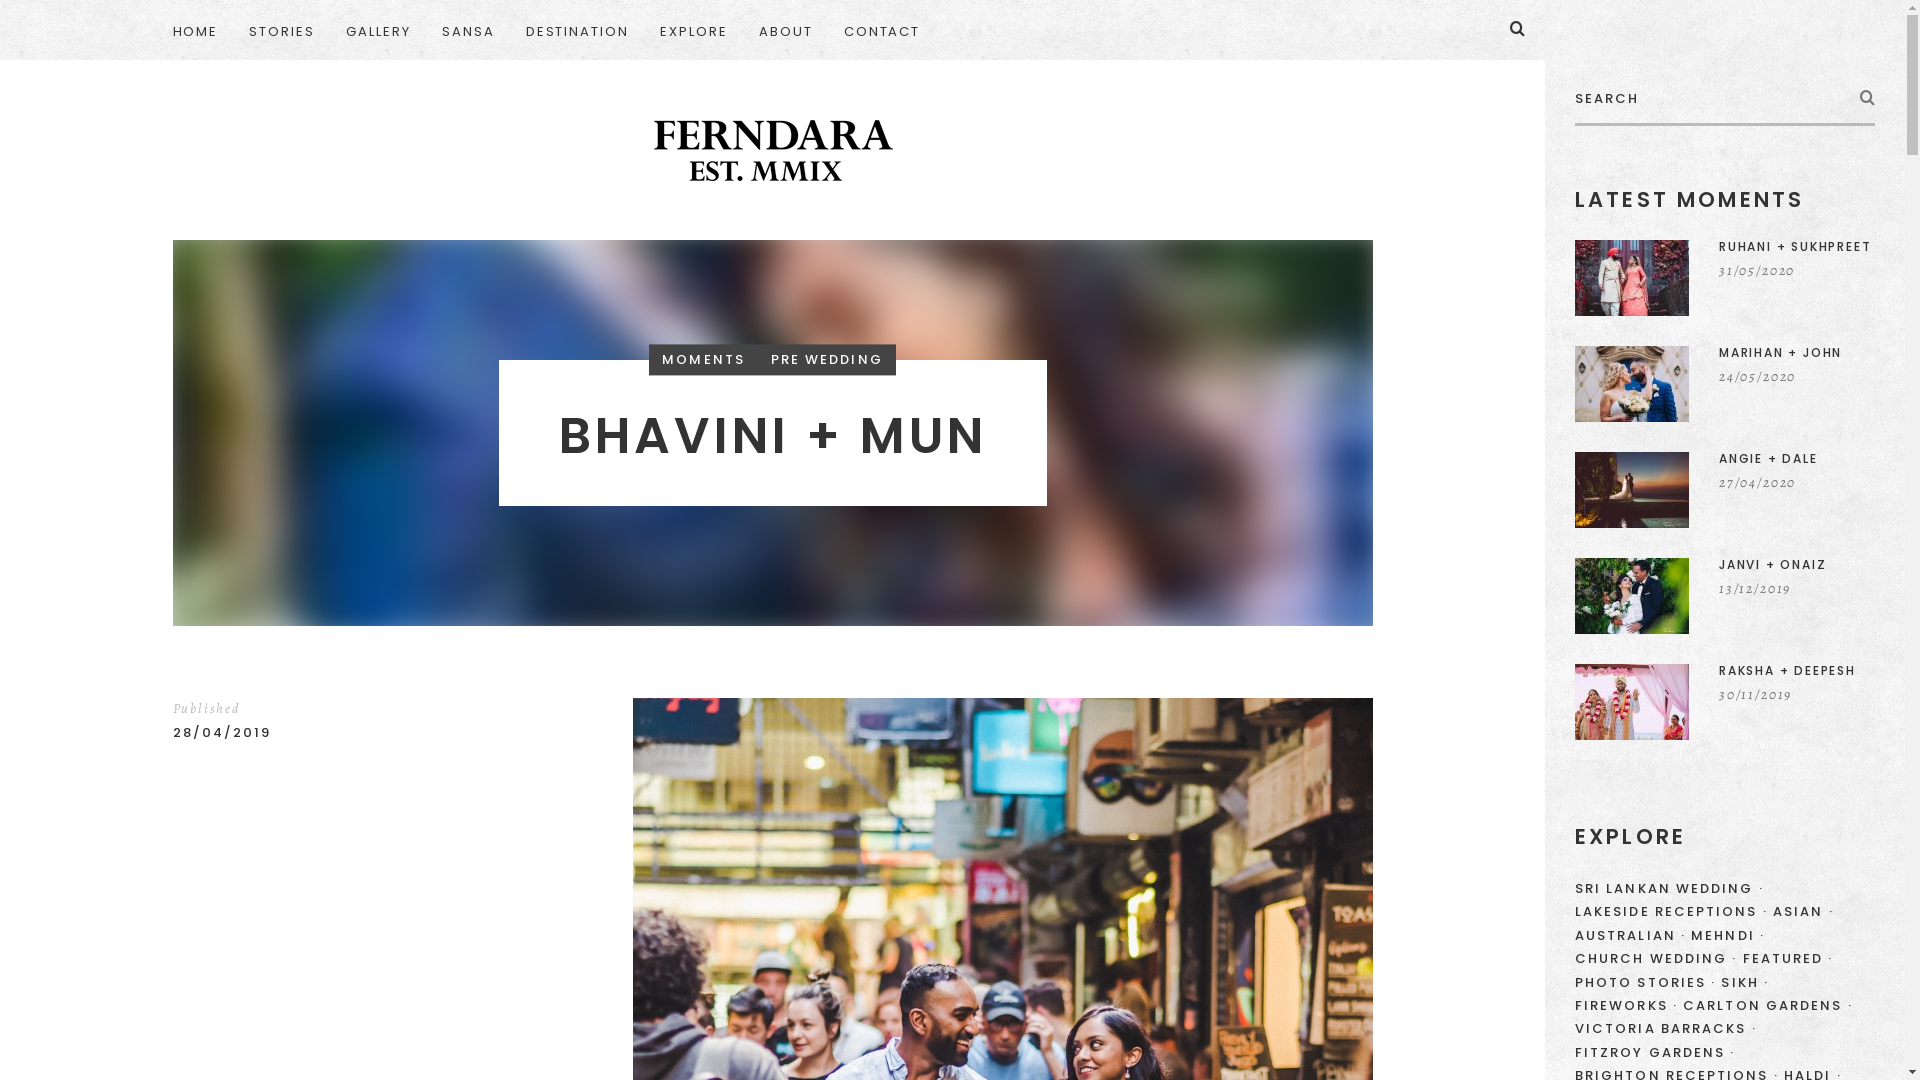 The width and height of the screenshot is (1920, 1080). Describe the element at coordinates (826, 358) in the screenshot. I see `'PRE WEDDING'` at that location.